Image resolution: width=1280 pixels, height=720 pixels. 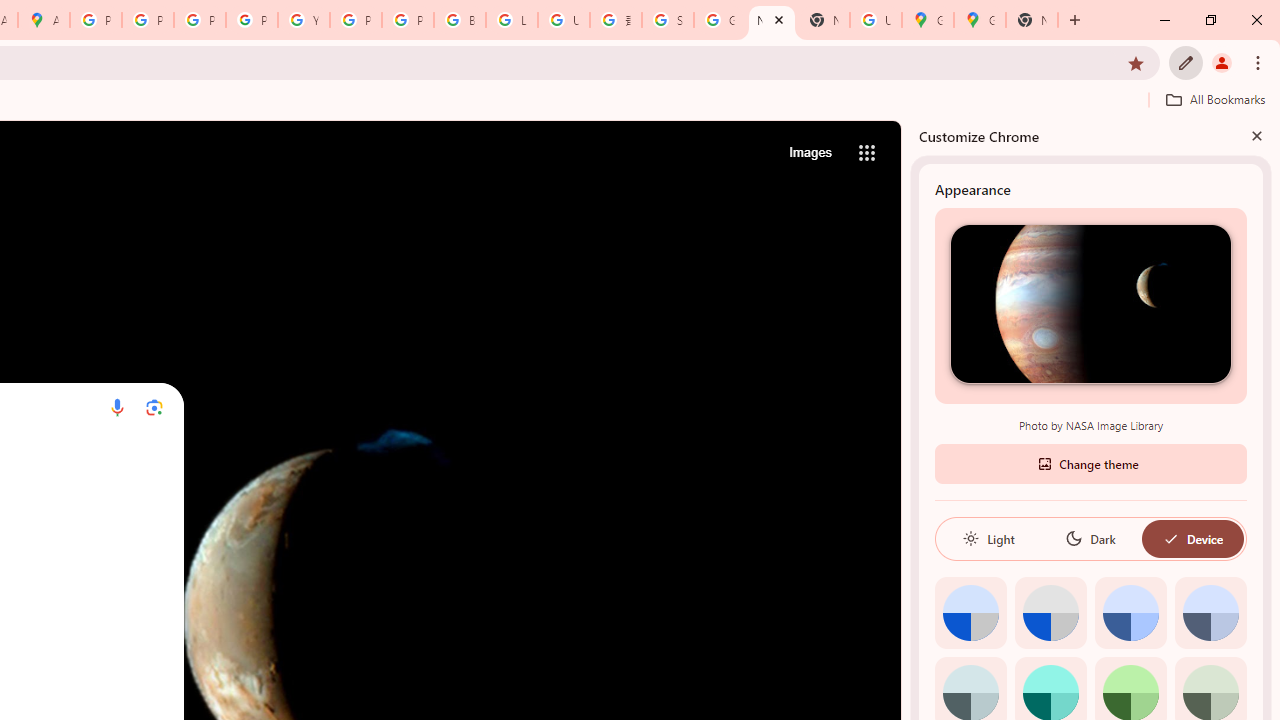 I want to click on 'Light', so click(x=988, y=537).